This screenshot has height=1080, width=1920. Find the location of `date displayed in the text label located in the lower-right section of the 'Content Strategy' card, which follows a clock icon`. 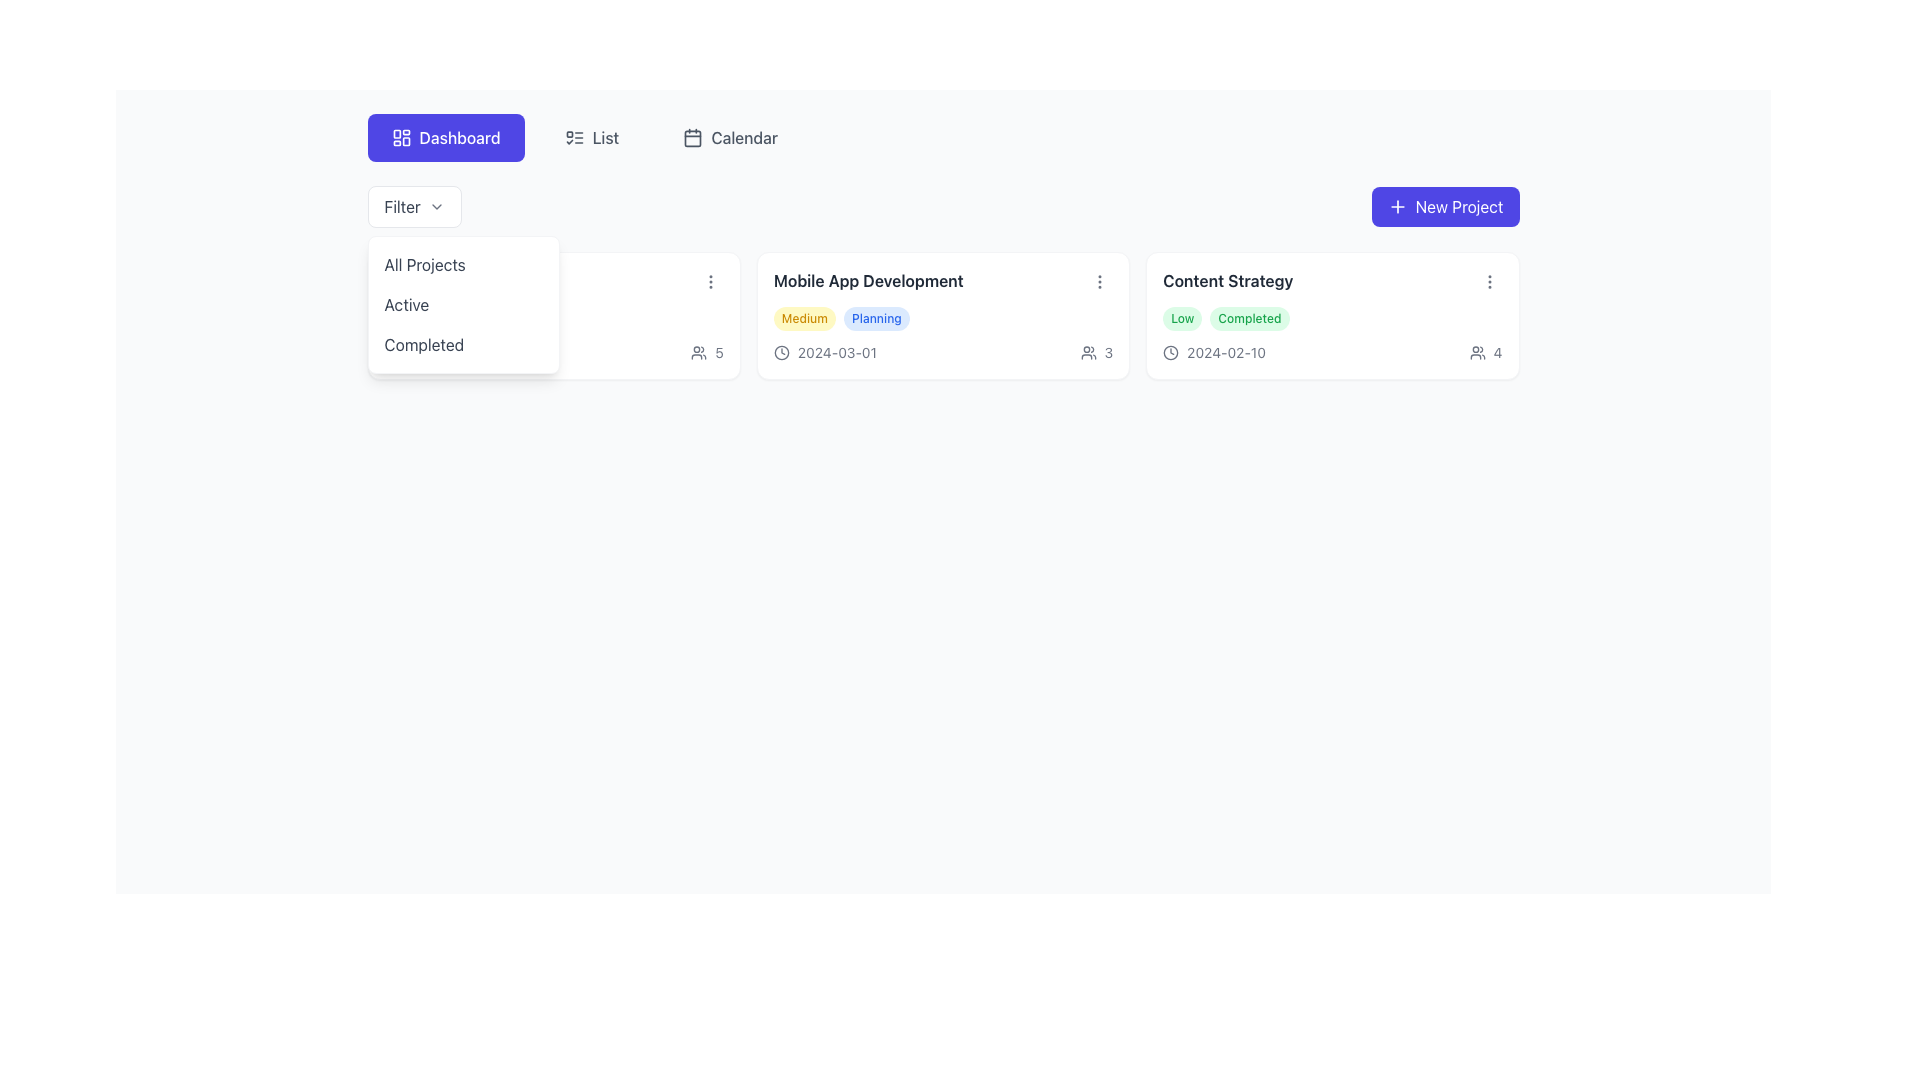

date displayed in the text label located in the lower-right section of the 'Content Strategy' card, which follows a clock icon is located at coordinates (1225, 352).